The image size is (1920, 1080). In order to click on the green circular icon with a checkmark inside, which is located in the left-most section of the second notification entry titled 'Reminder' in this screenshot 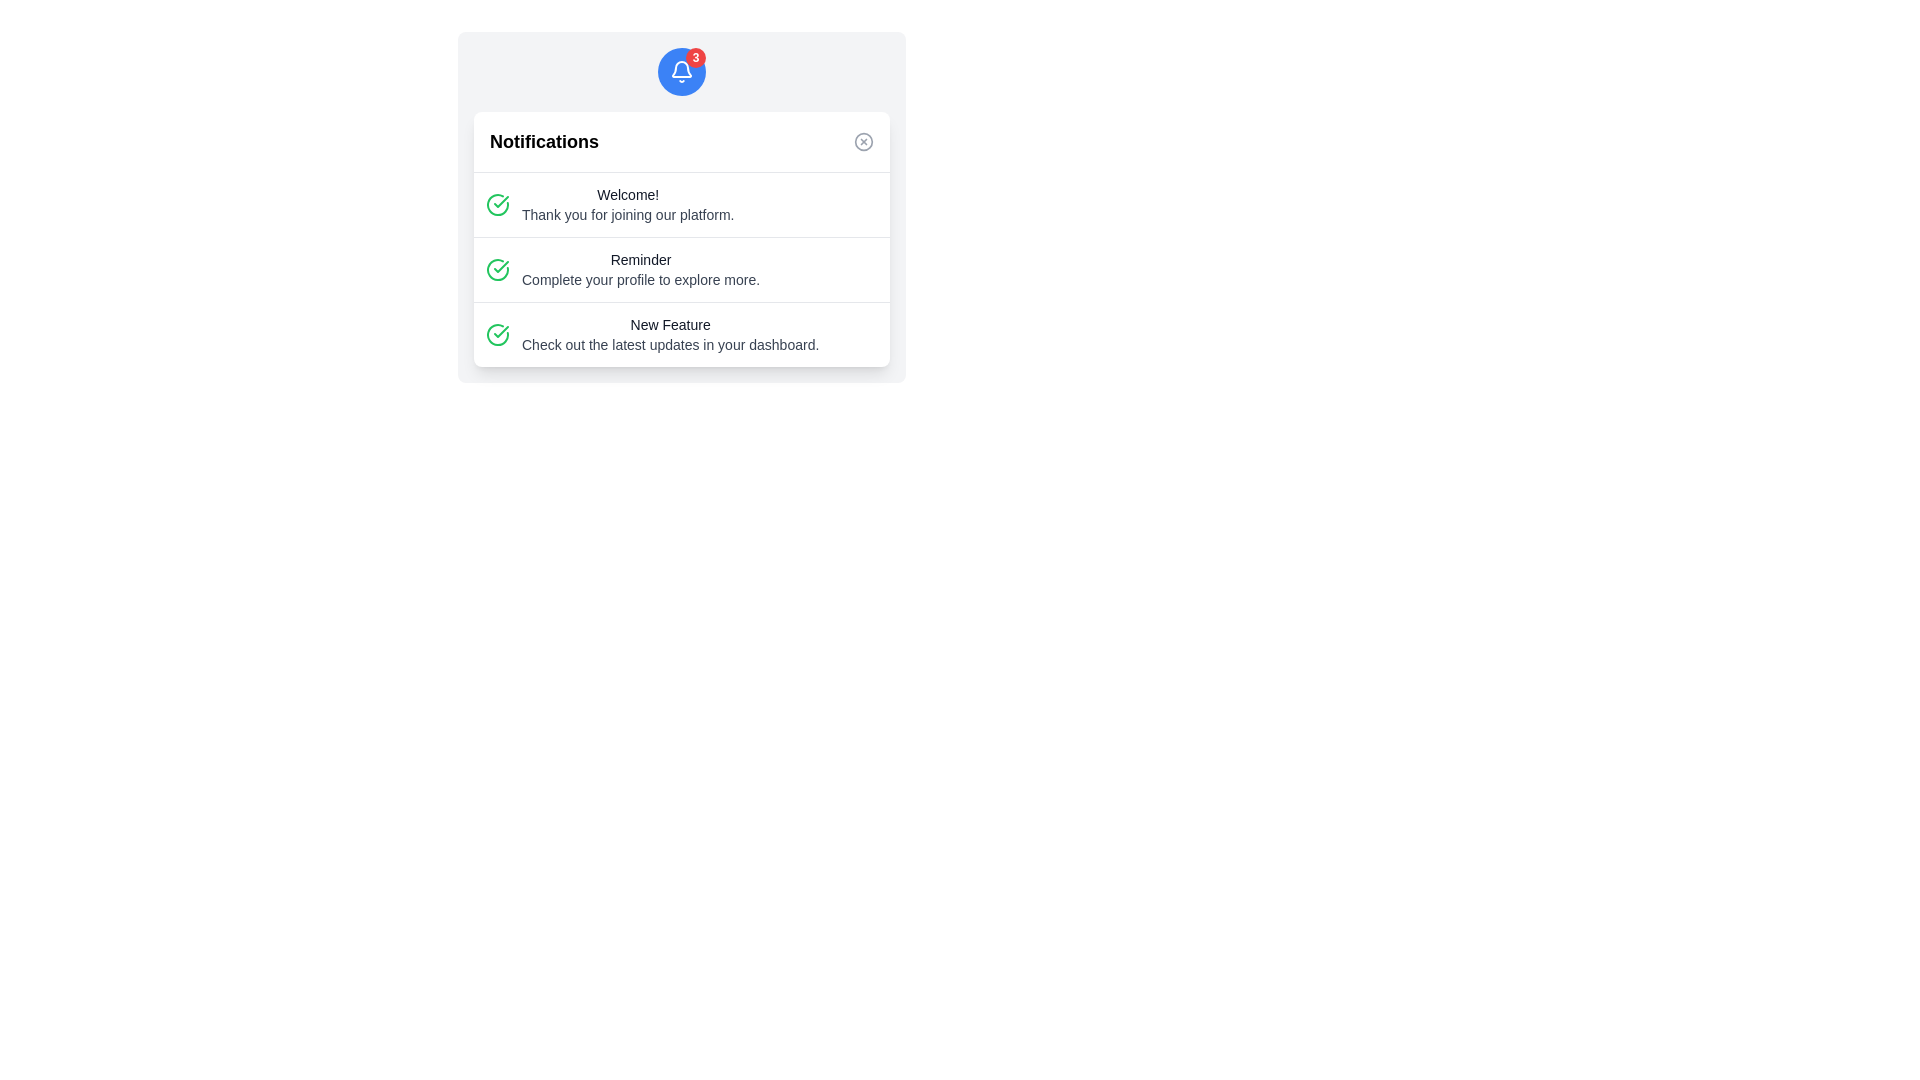, I will do `click(498, 270)`.